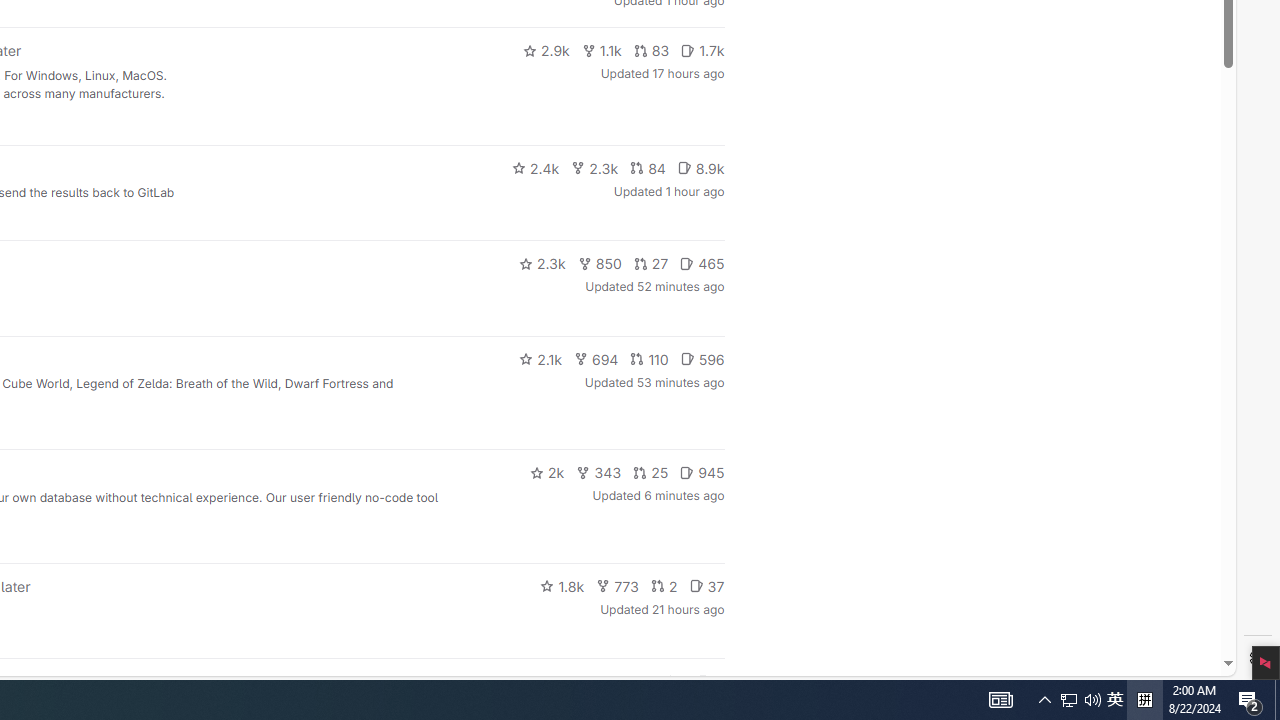 This screenshot has width=1280, height=720. What do you see at coordinates (600, 50) in the screenshot?
I see `'1.1k'` at bounding box center [600, 50].